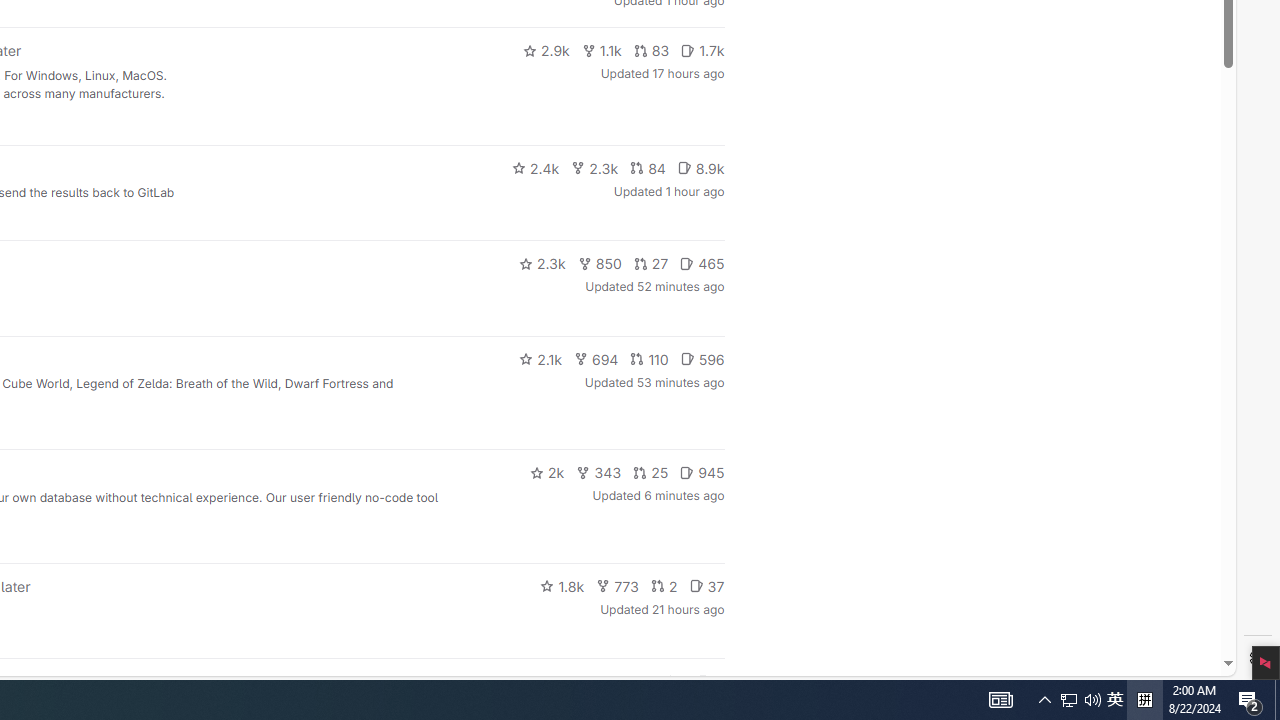 This screenshot has width=1280, height=720. What do you see at coordinates (600, 50) in the screenshot?
I see `'1.1k'` at bounding box center [600, 50].